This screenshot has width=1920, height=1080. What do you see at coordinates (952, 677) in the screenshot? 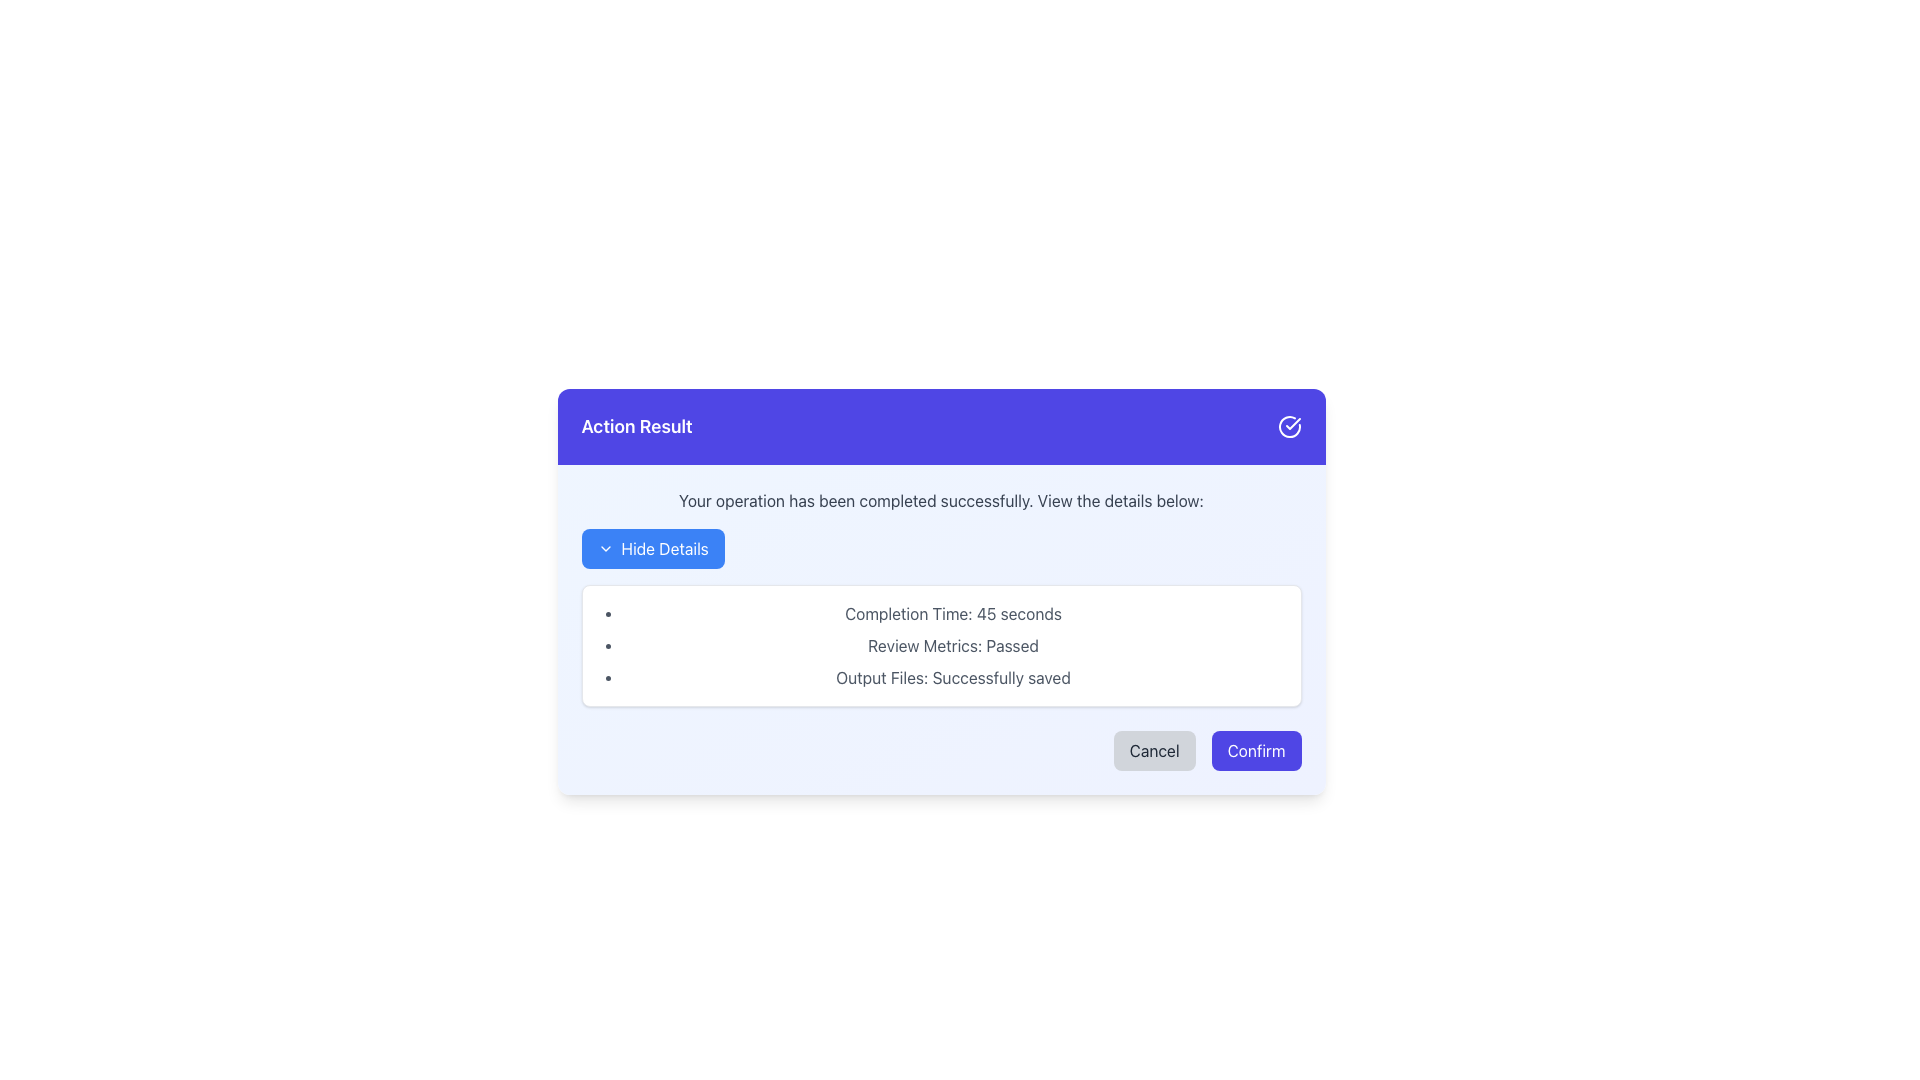
I see `the text label that reads 'Output Files: Successfully saved', styled in muted gray color and positioned as the third entry in a vertical list of bullet points` at bounding box center [952, 677].